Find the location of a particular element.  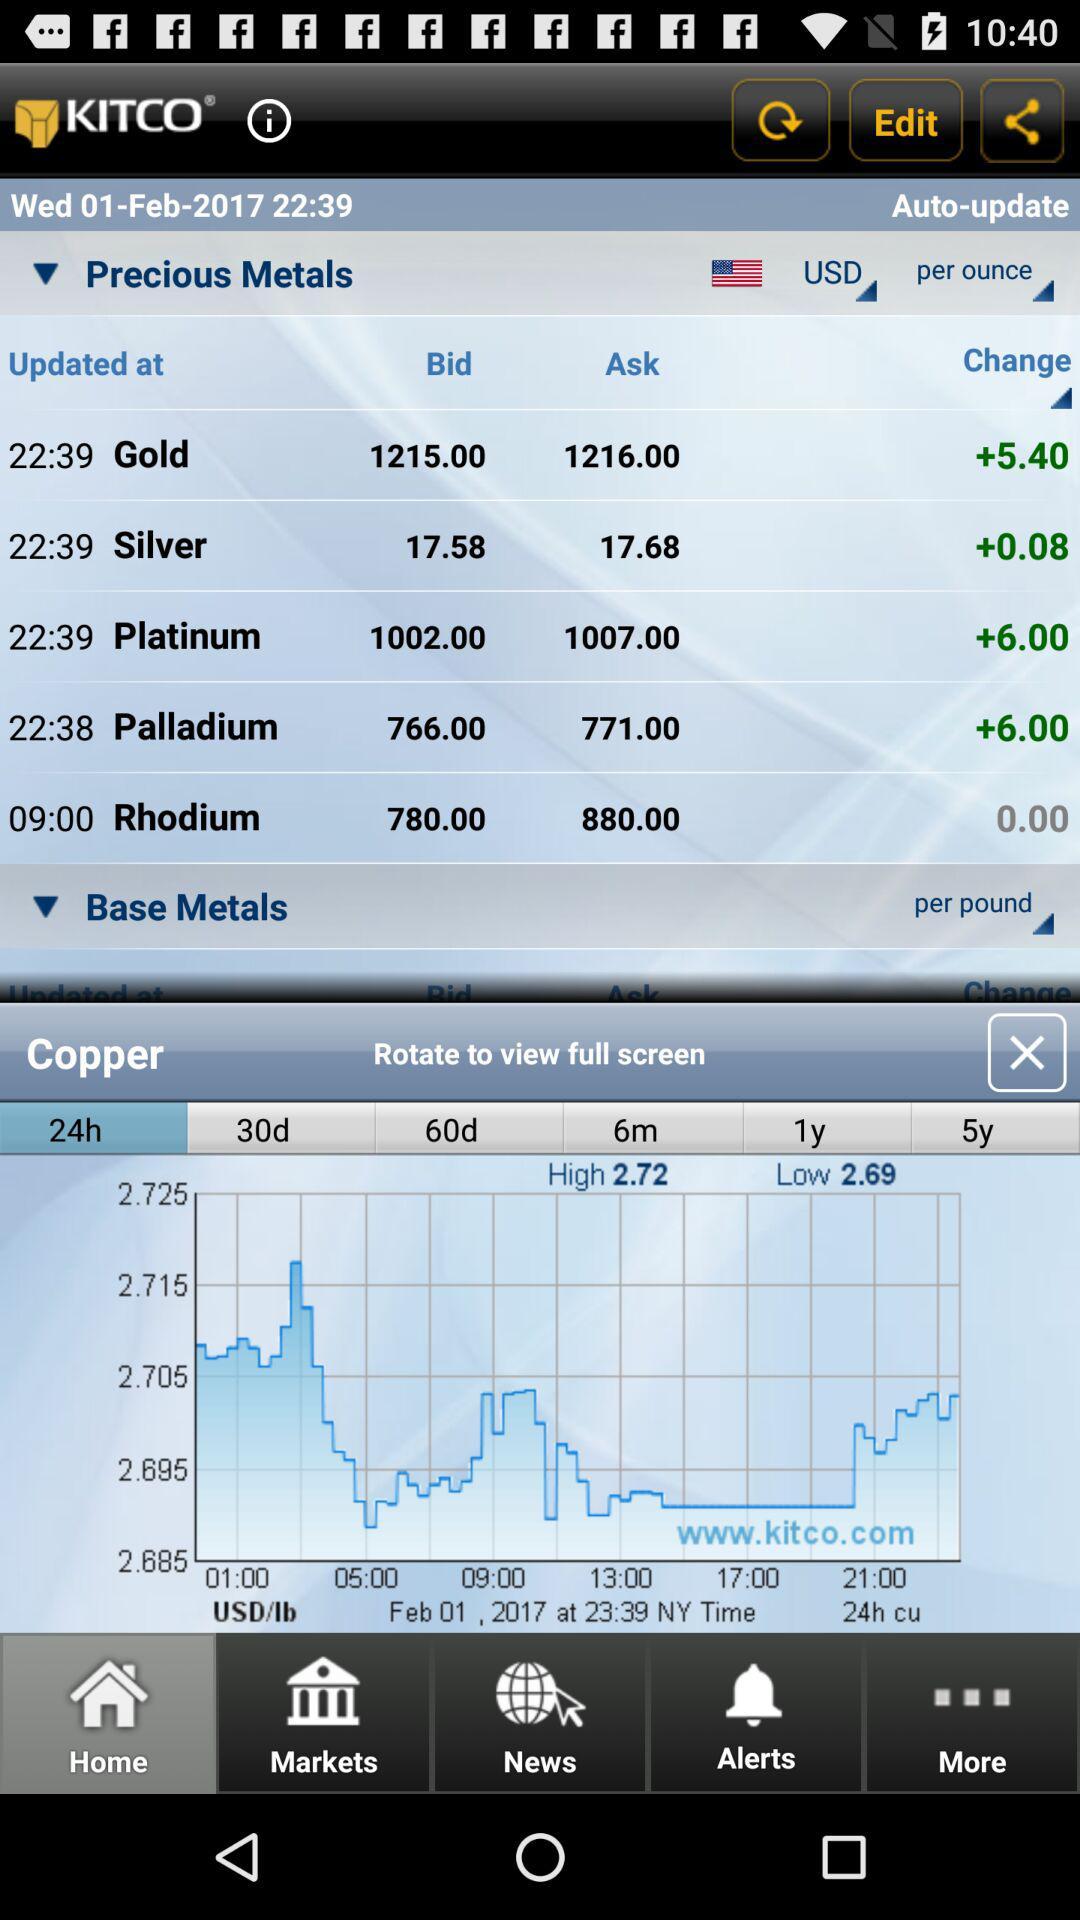

the info icon is located at coordinates (268, 128).